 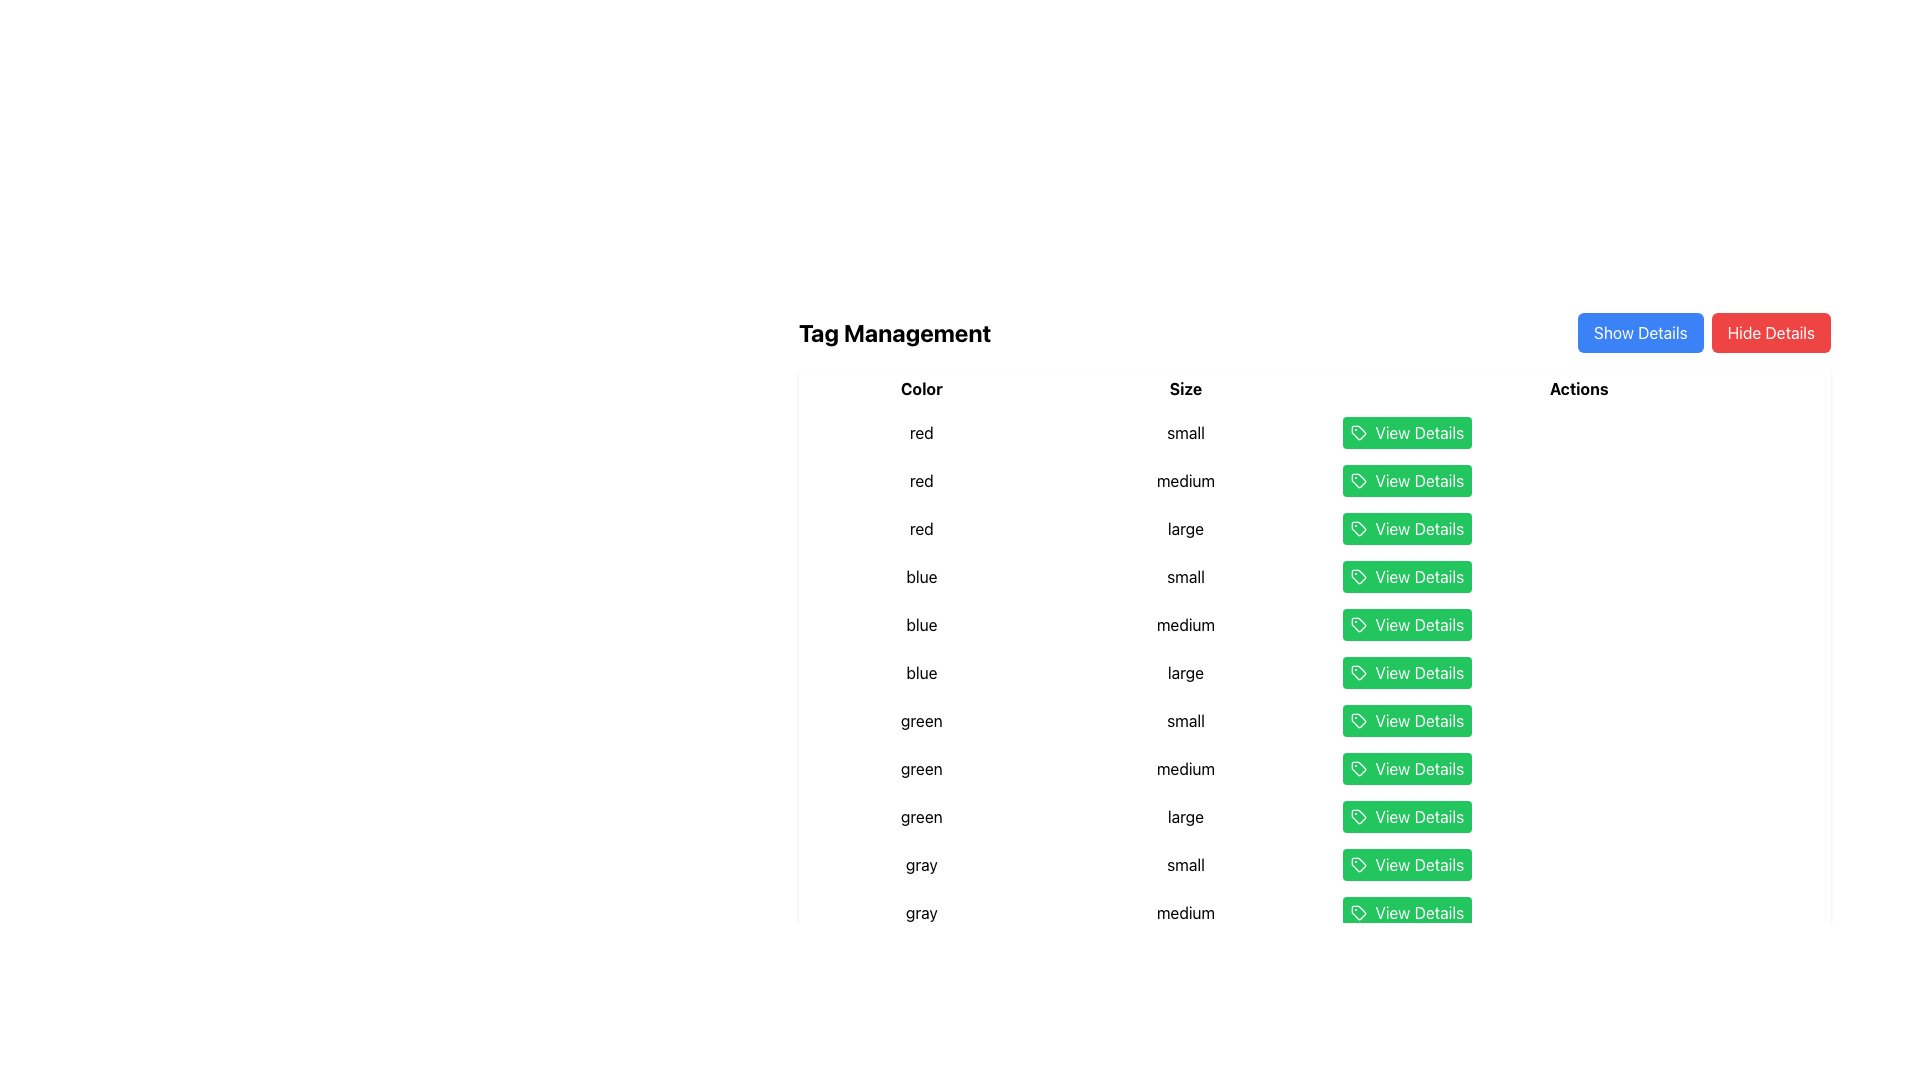 I want to click on the 'View Details' button with a green background and white text located in the sixth row of the interactive table under the 'Actions' column, so click(x=1406, y=623).